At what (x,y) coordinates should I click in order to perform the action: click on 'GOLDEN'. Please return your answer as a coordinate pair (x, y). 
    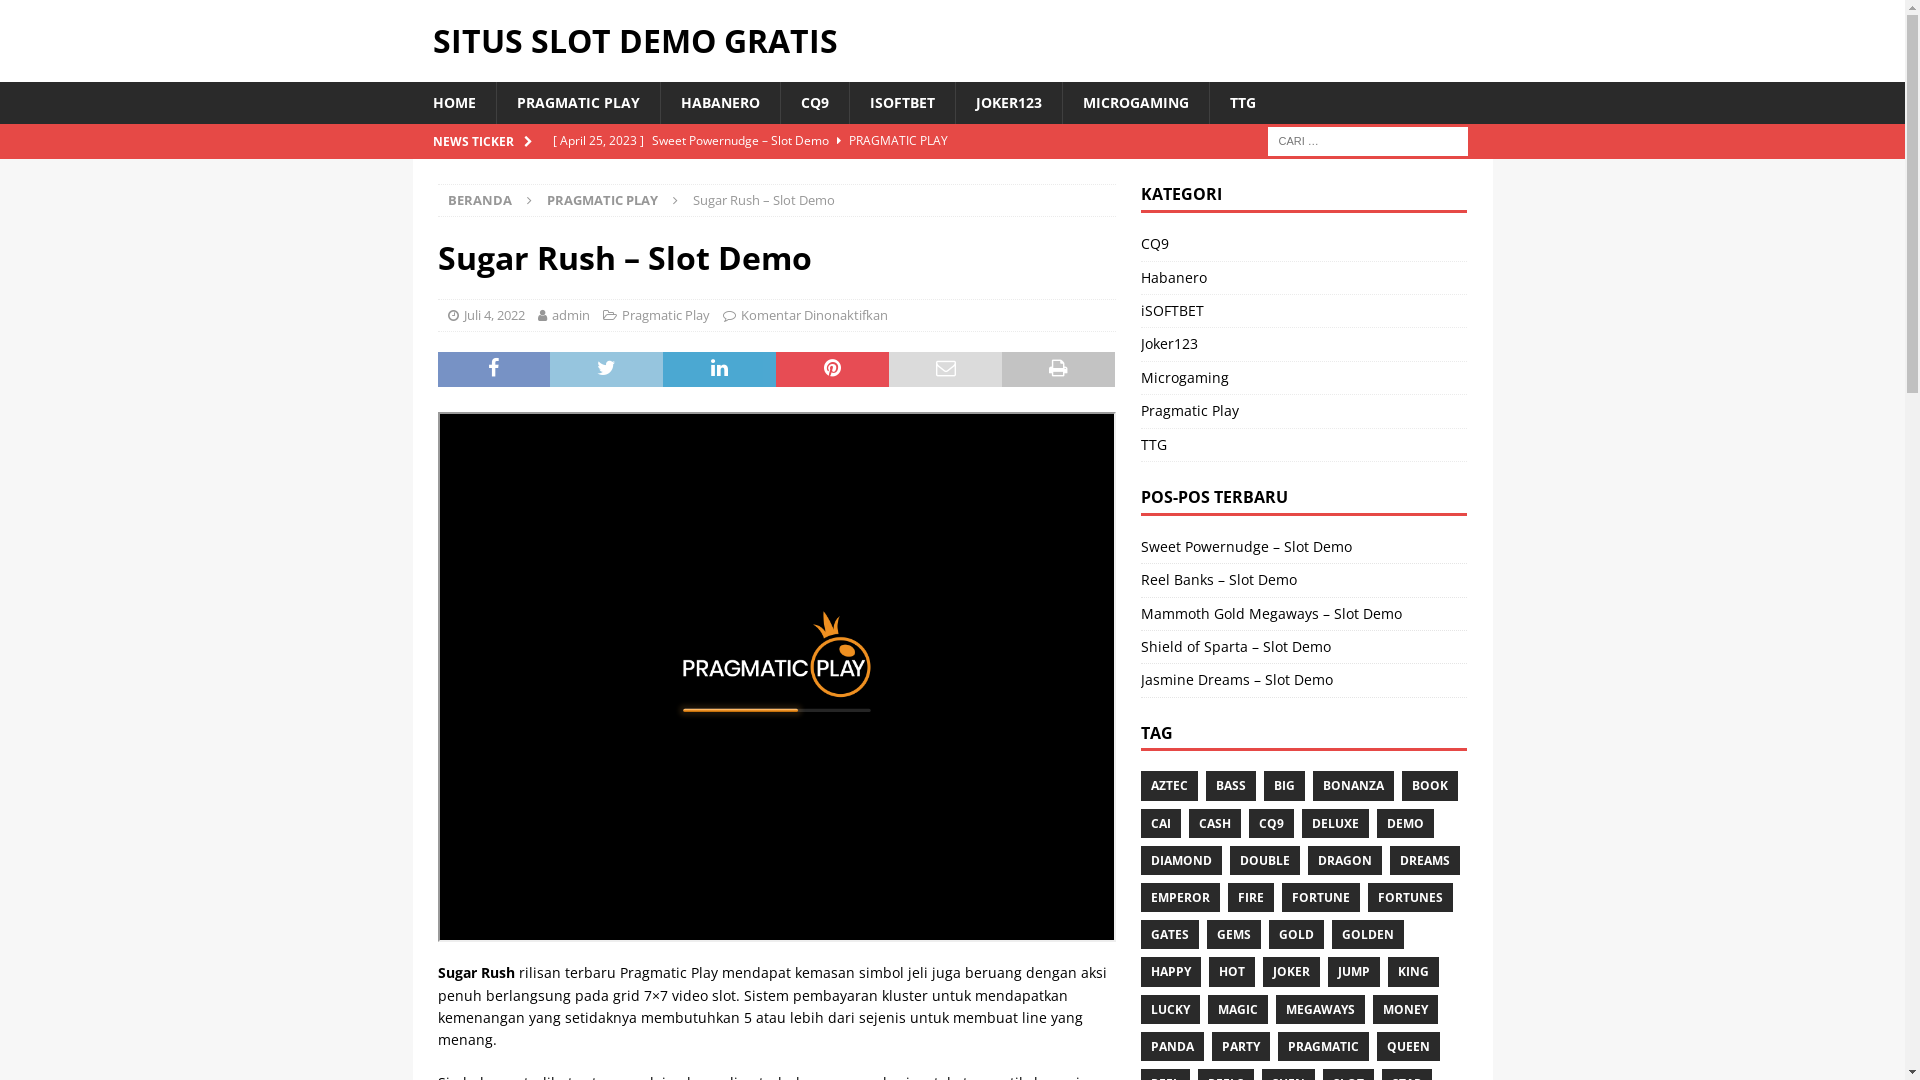
    Looking at the image, I should click on (1367, 934).